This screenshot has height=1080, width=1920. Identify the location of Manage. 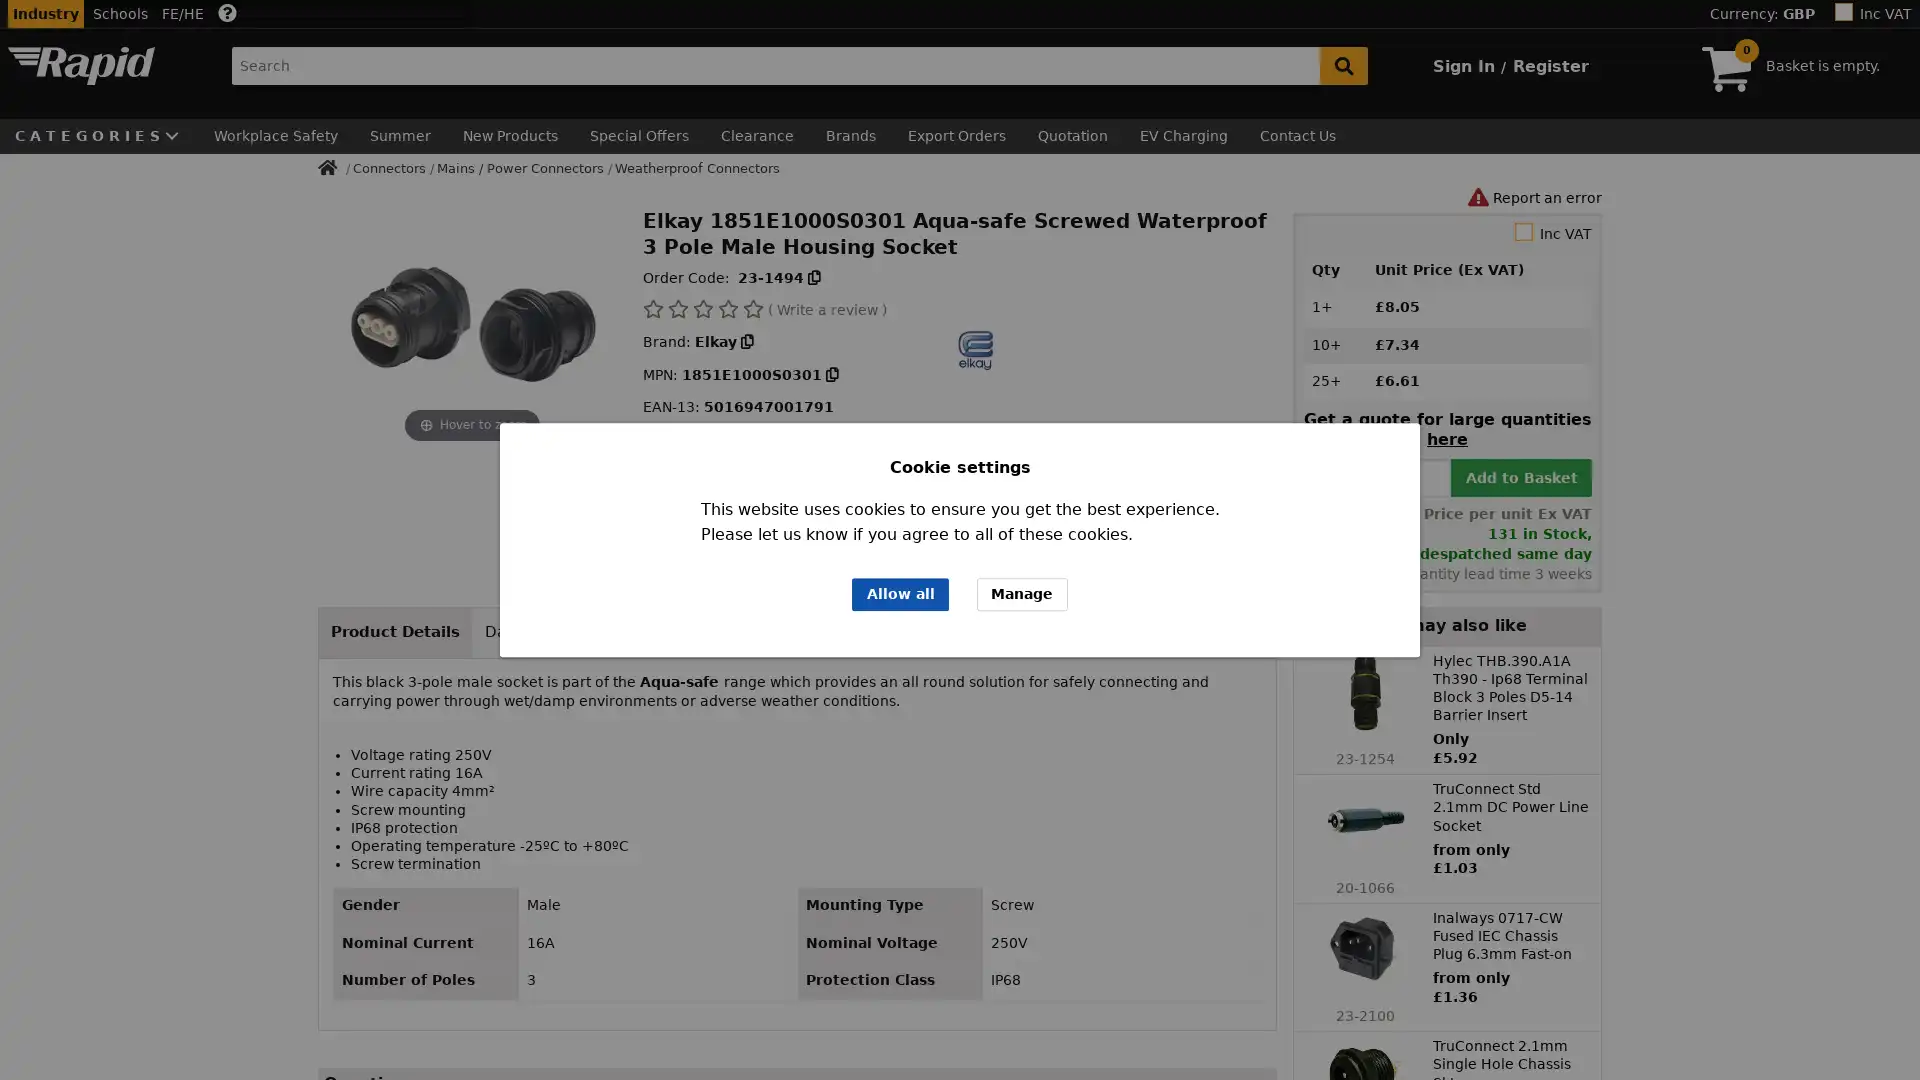
(1022, 593).